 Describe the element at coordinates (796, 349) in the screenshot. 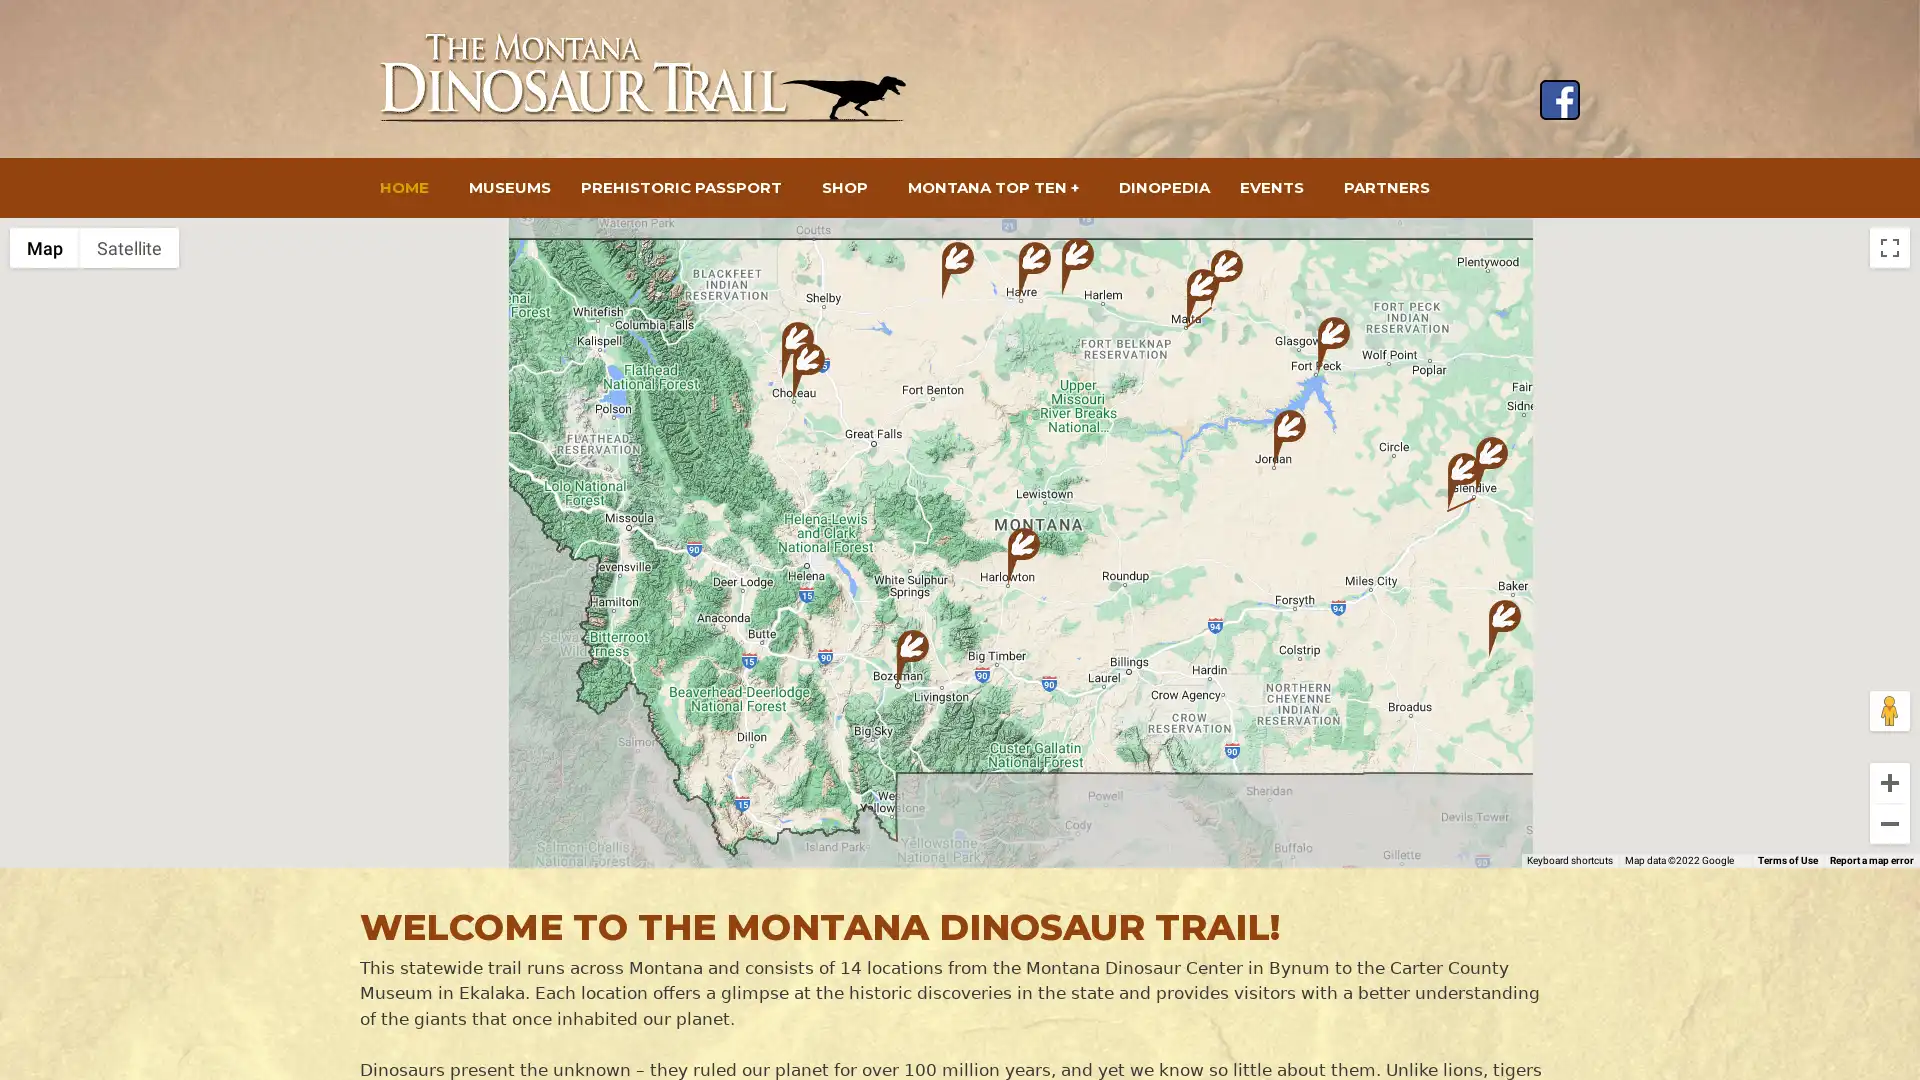

I see `Montana Dinosaur Center` at that location.